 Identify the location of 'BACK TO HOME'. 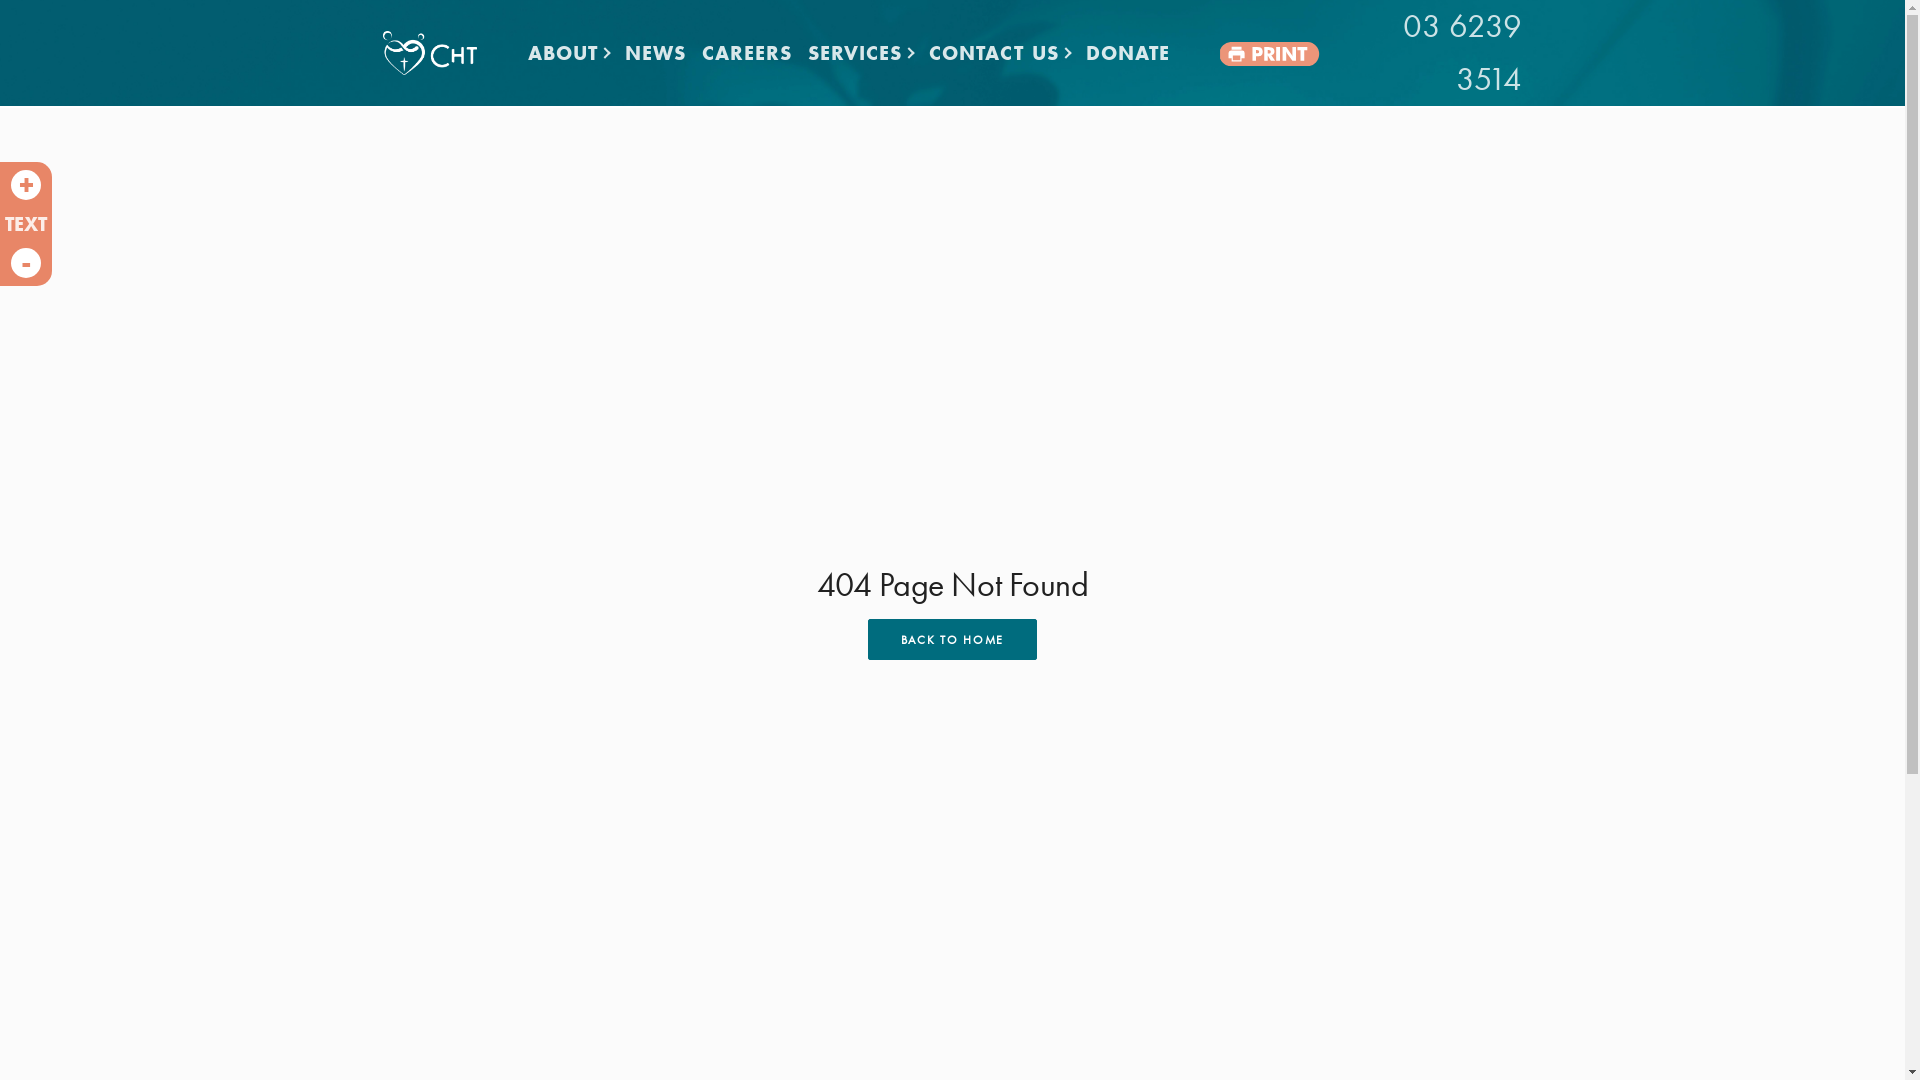
(951, 639).